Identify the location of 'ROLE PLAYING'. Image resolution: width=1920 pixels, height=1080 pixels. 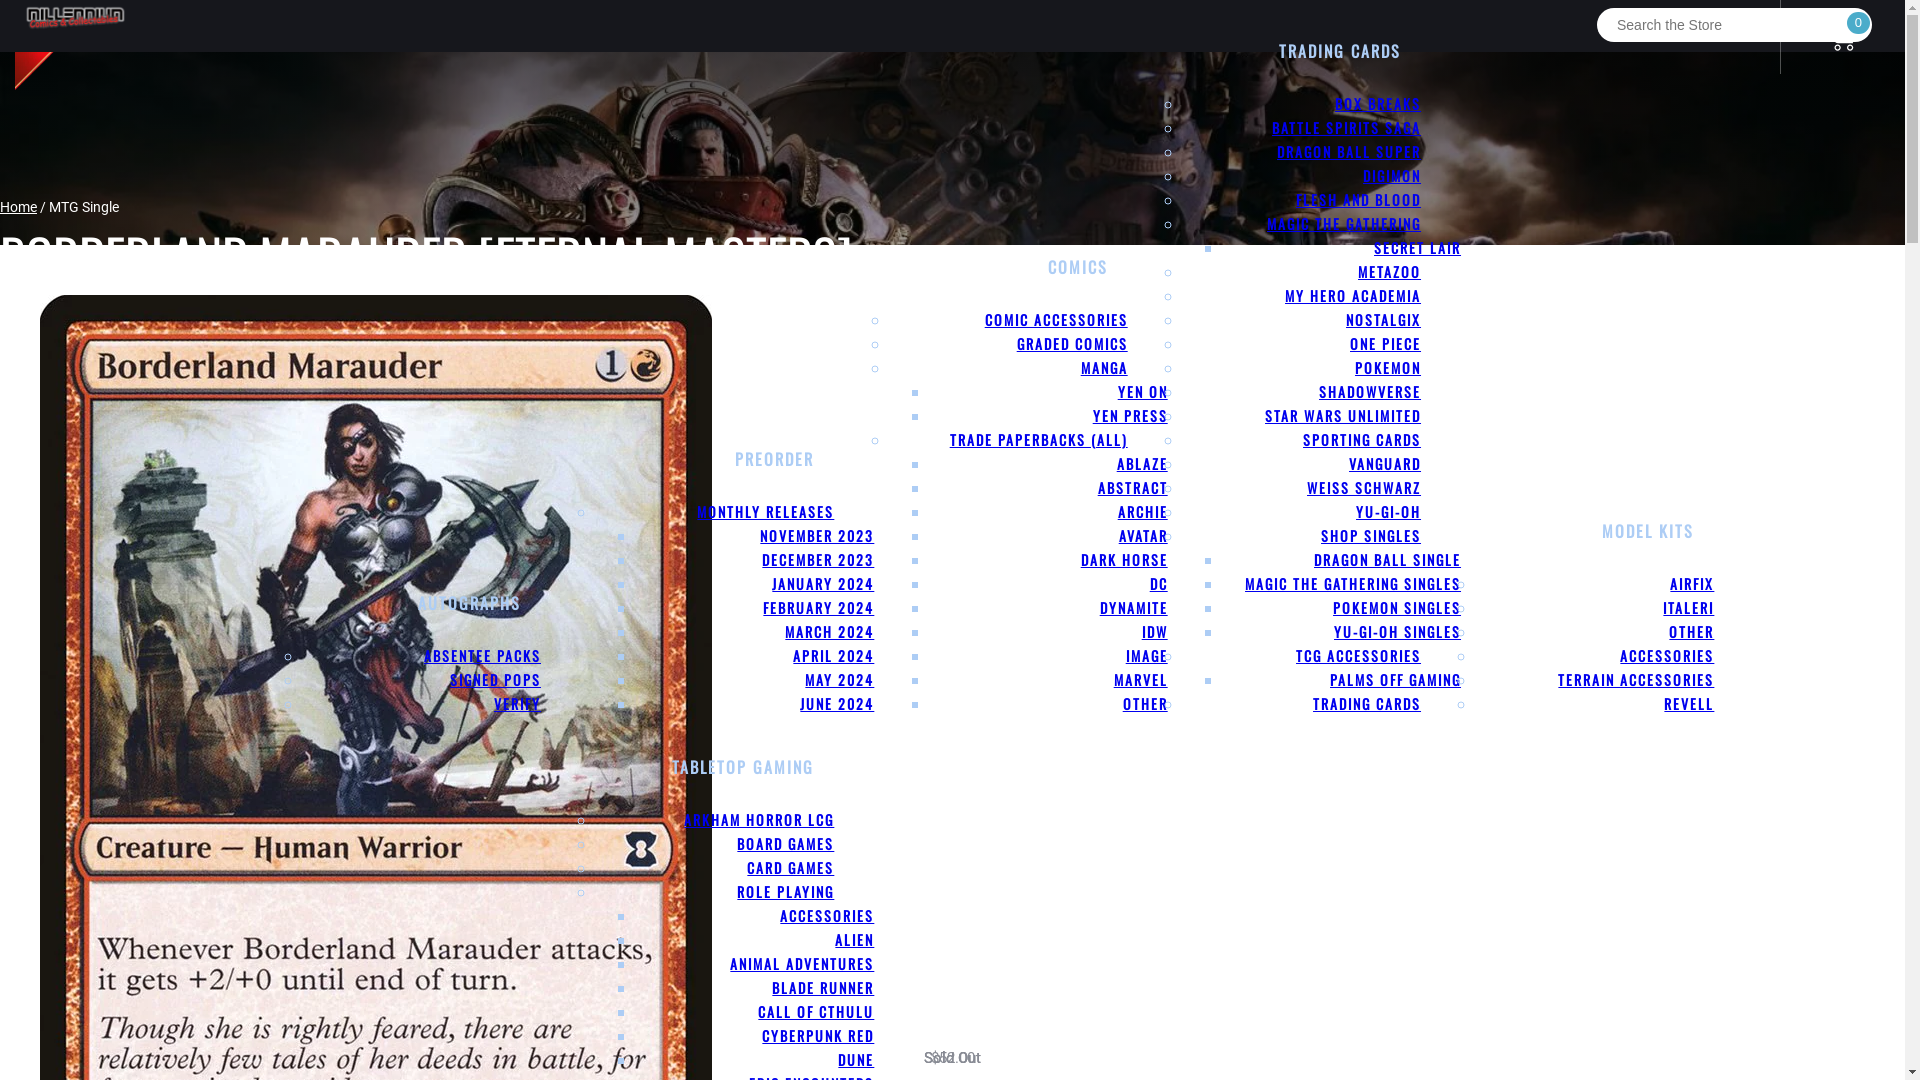
(736, 890).